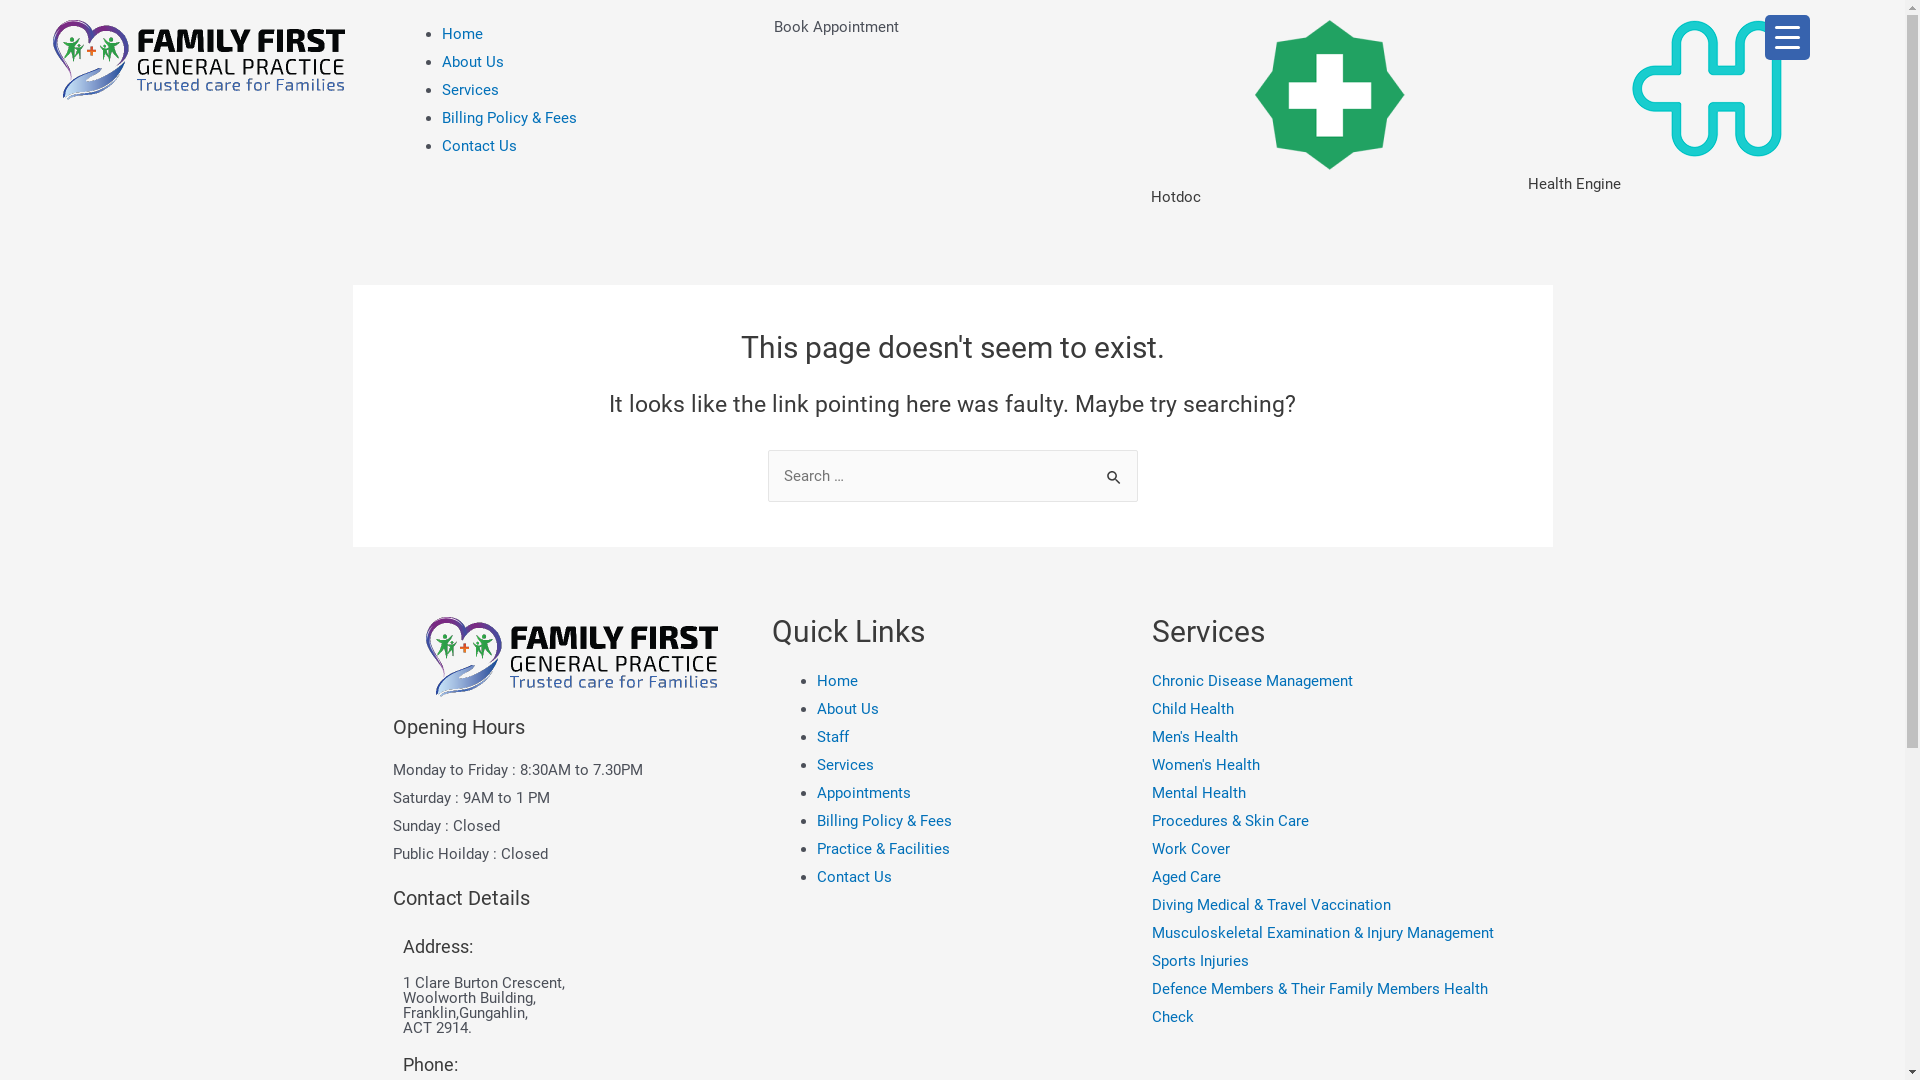 The width and height of the screenshot is (1920, 1080). I want to click on 'Child Health', so click(1152, 708).